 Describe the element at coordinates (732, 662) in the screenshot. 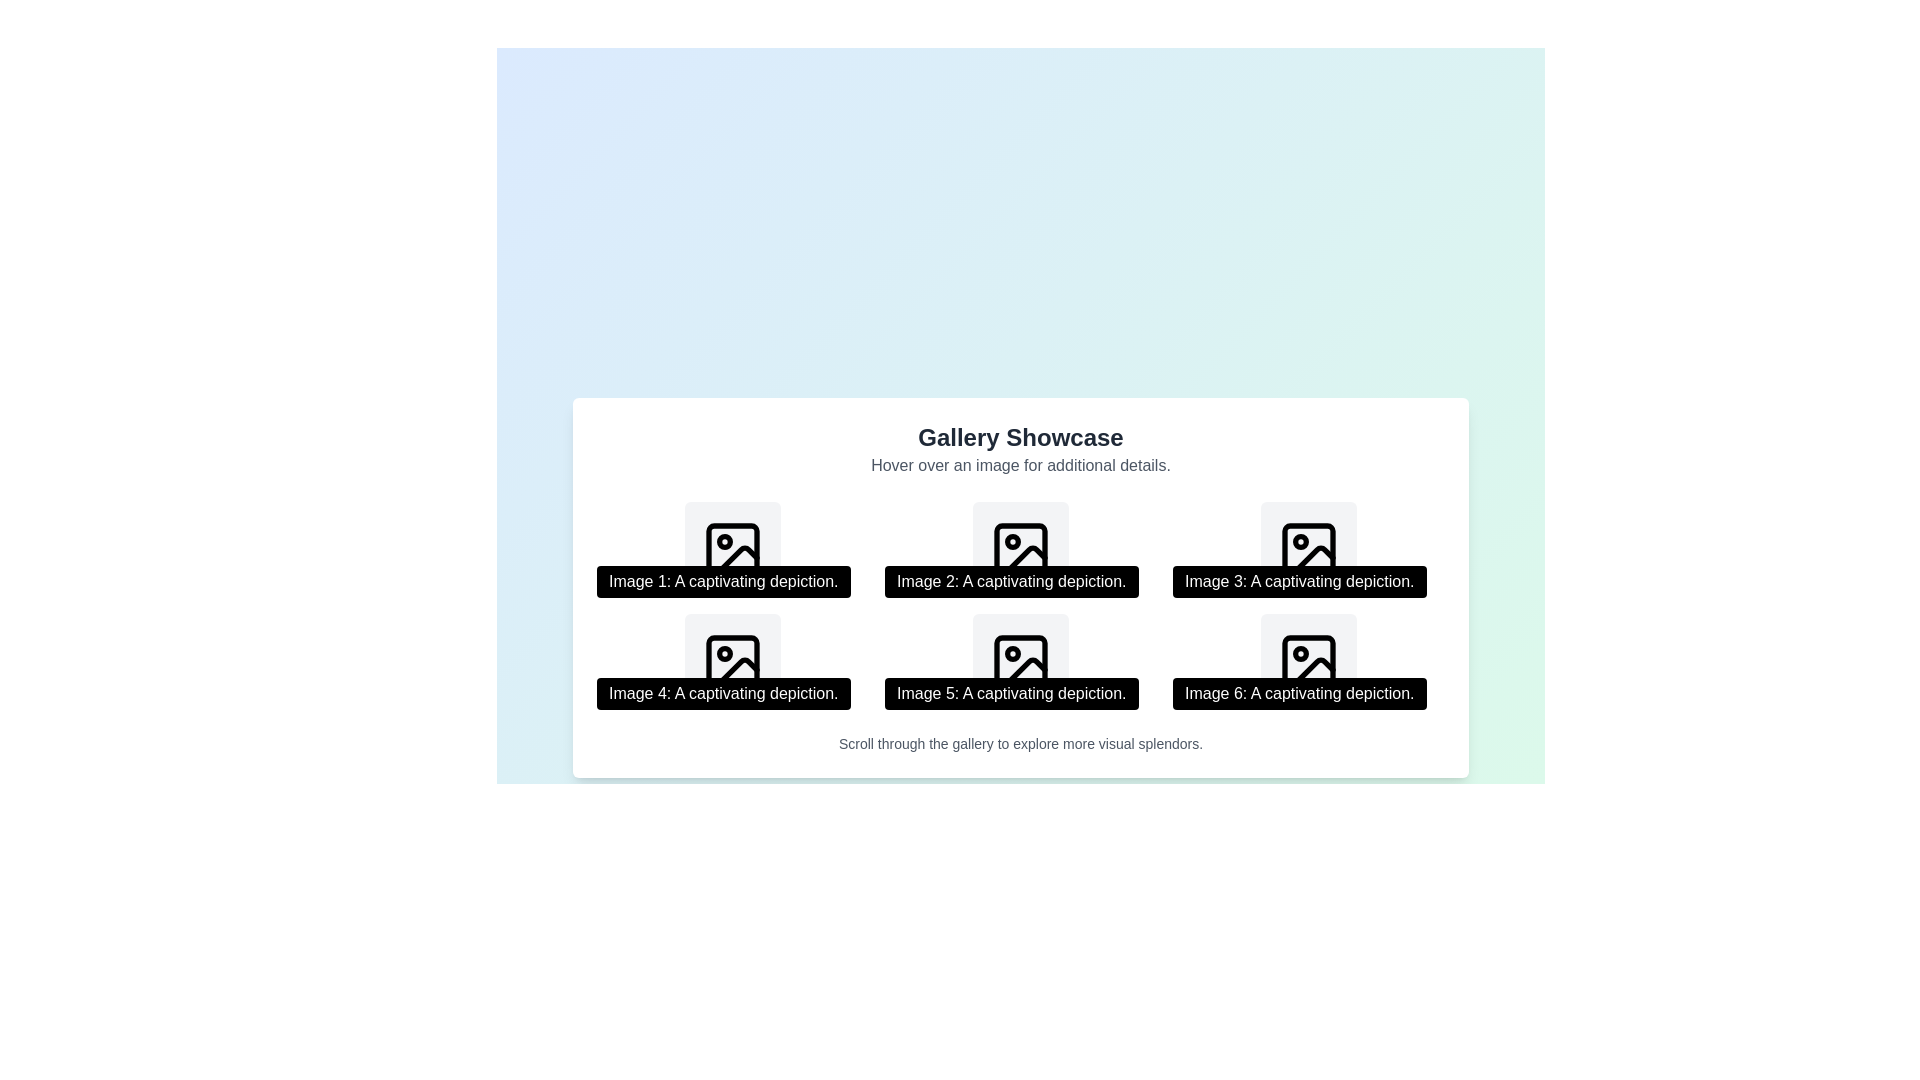

I see `the first icon in the second row and first column of the grid layout` at that location.